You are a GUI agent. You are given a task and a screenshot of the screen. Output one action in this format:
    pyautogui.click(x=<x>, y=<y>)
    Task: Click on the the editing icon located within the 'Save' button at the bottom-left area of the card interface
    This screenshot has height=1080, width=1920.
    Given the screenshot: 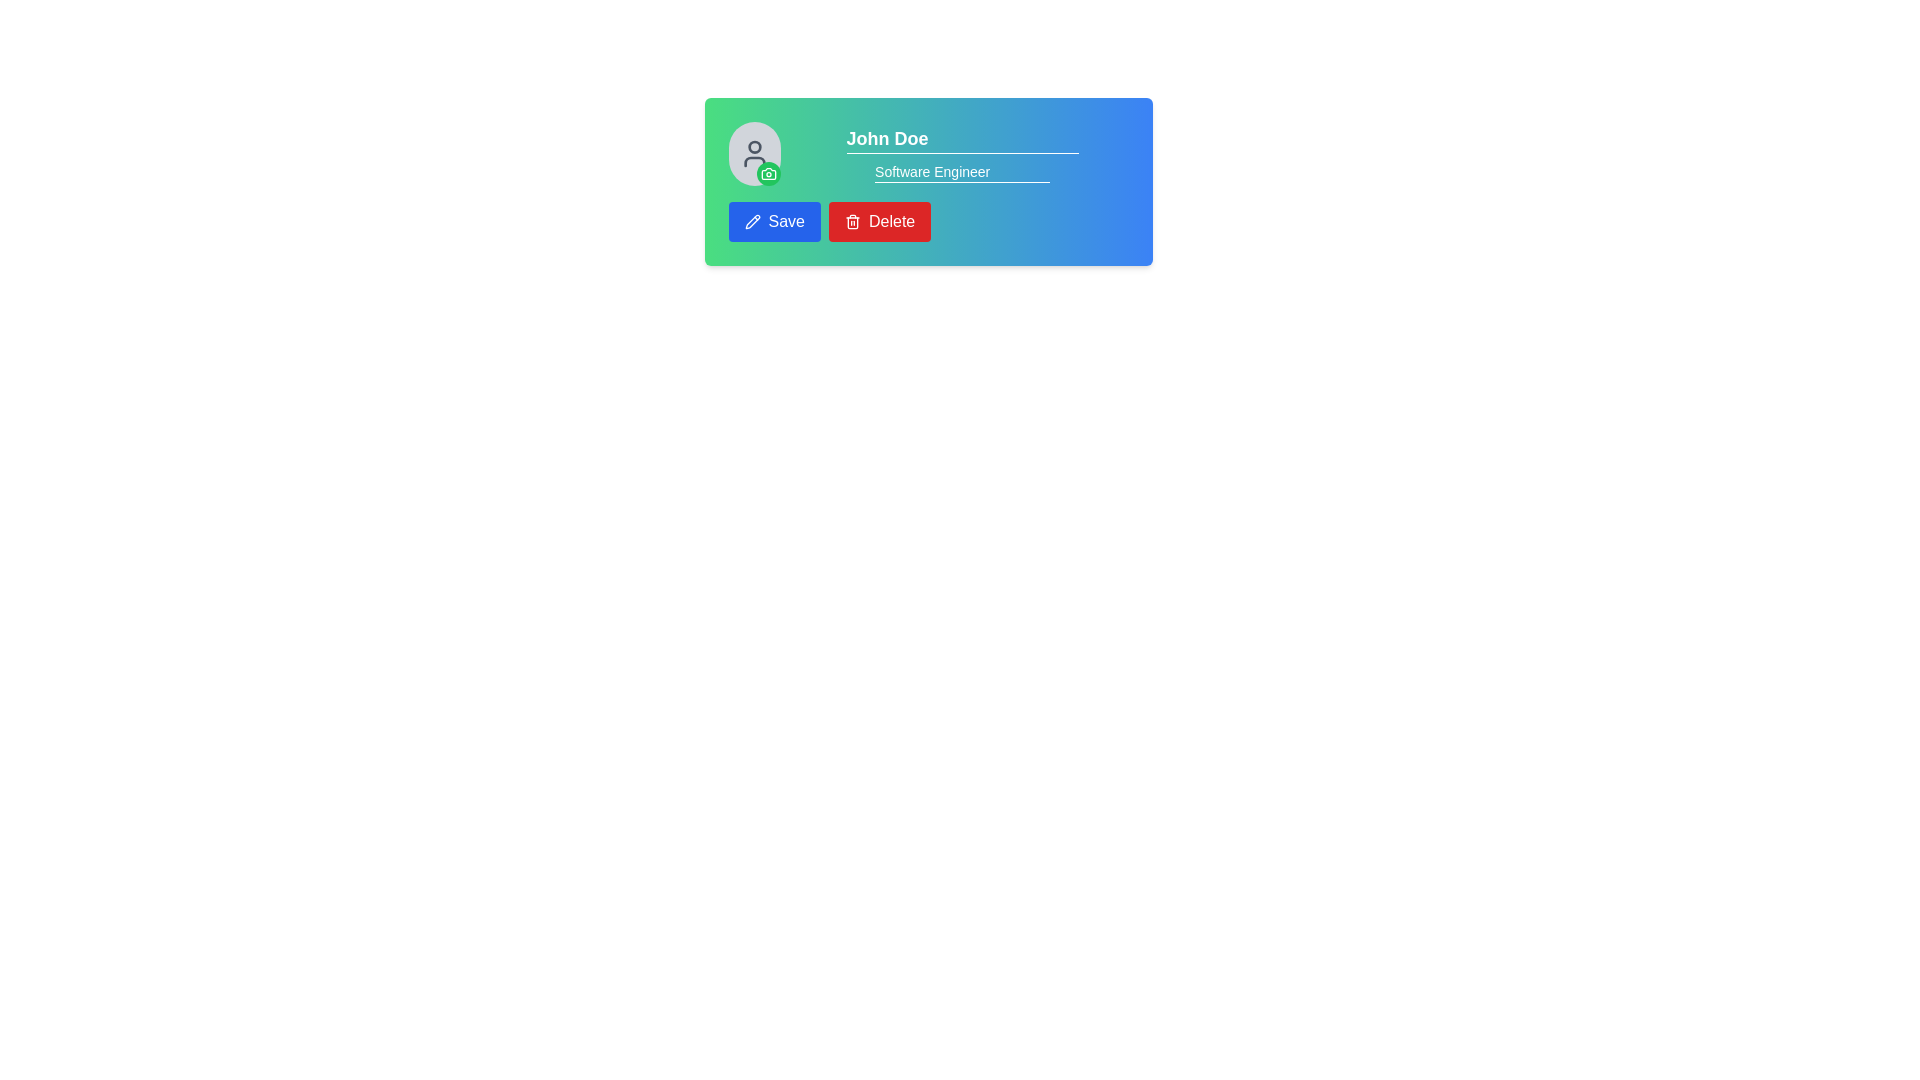 What is the action you would take?
    pyautogui.click(x=751, y=222)
    